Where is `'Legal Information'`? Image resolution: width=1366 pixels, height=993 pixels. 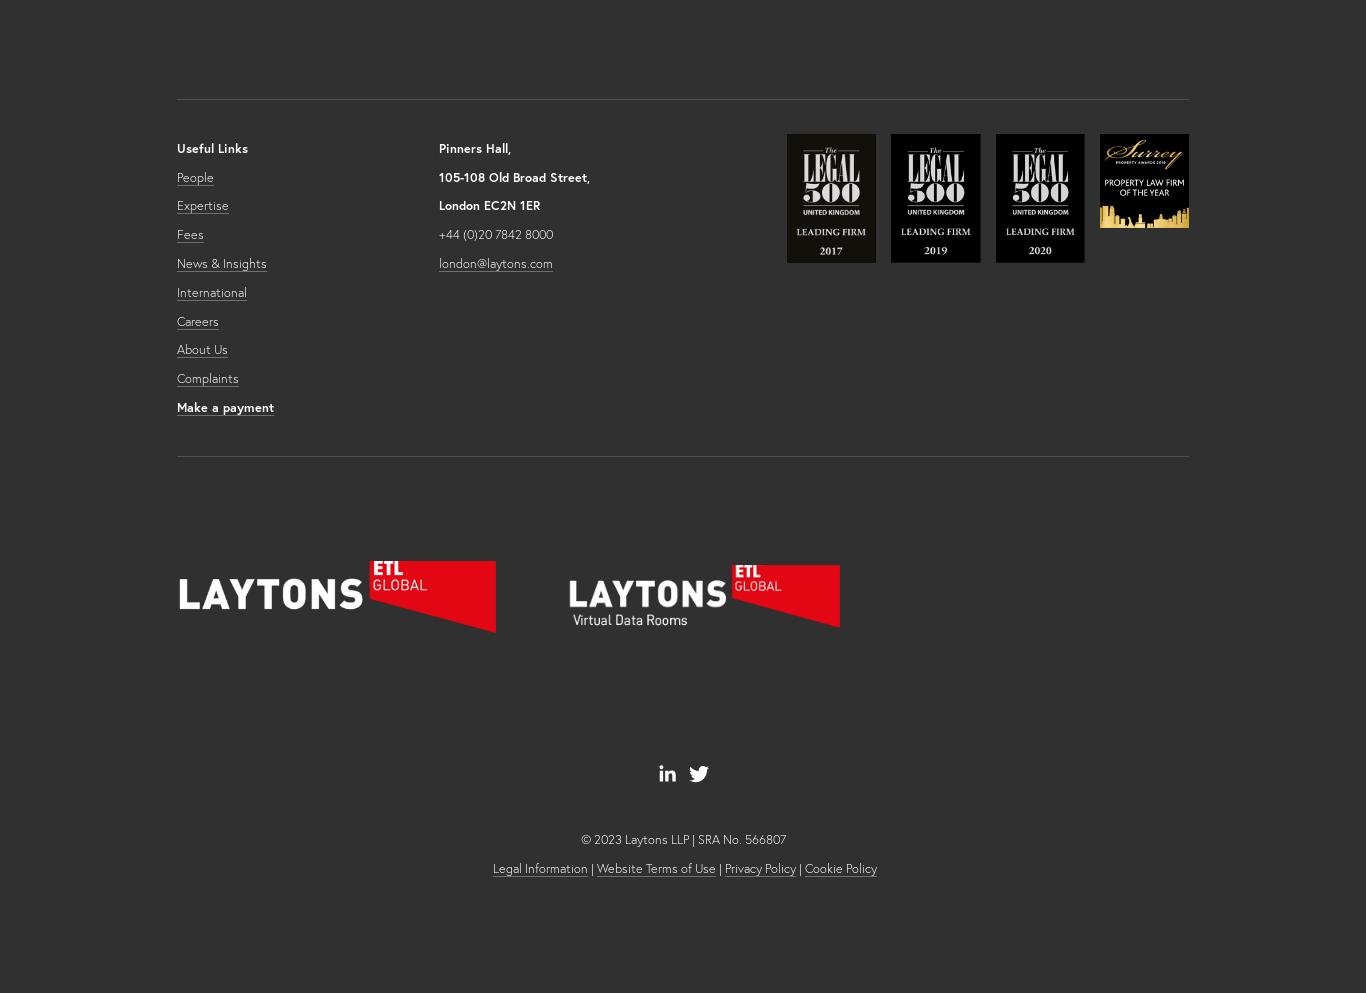 'Legal Information' is located at coordinates (539, 866).